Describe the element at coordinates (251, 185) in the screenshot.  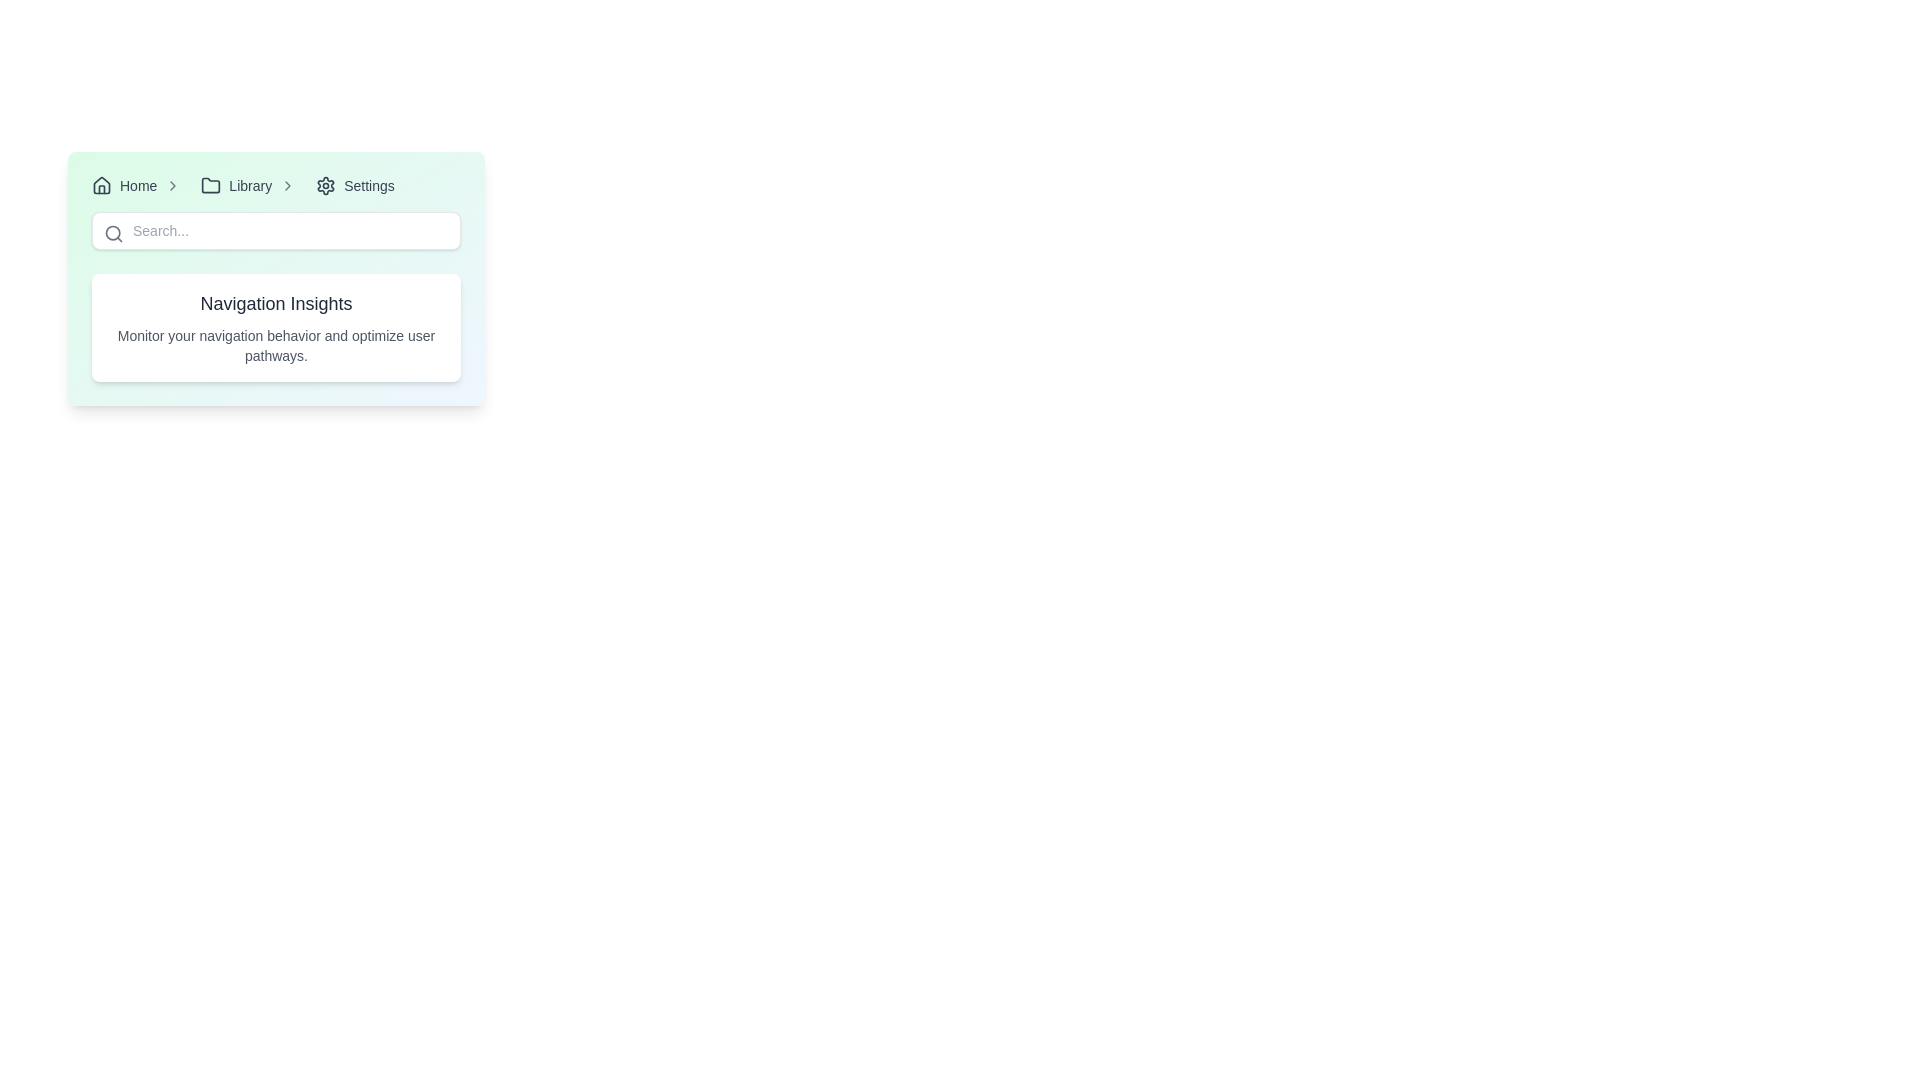
I see `the 'Library' breadcrumb navigation link` at that location.